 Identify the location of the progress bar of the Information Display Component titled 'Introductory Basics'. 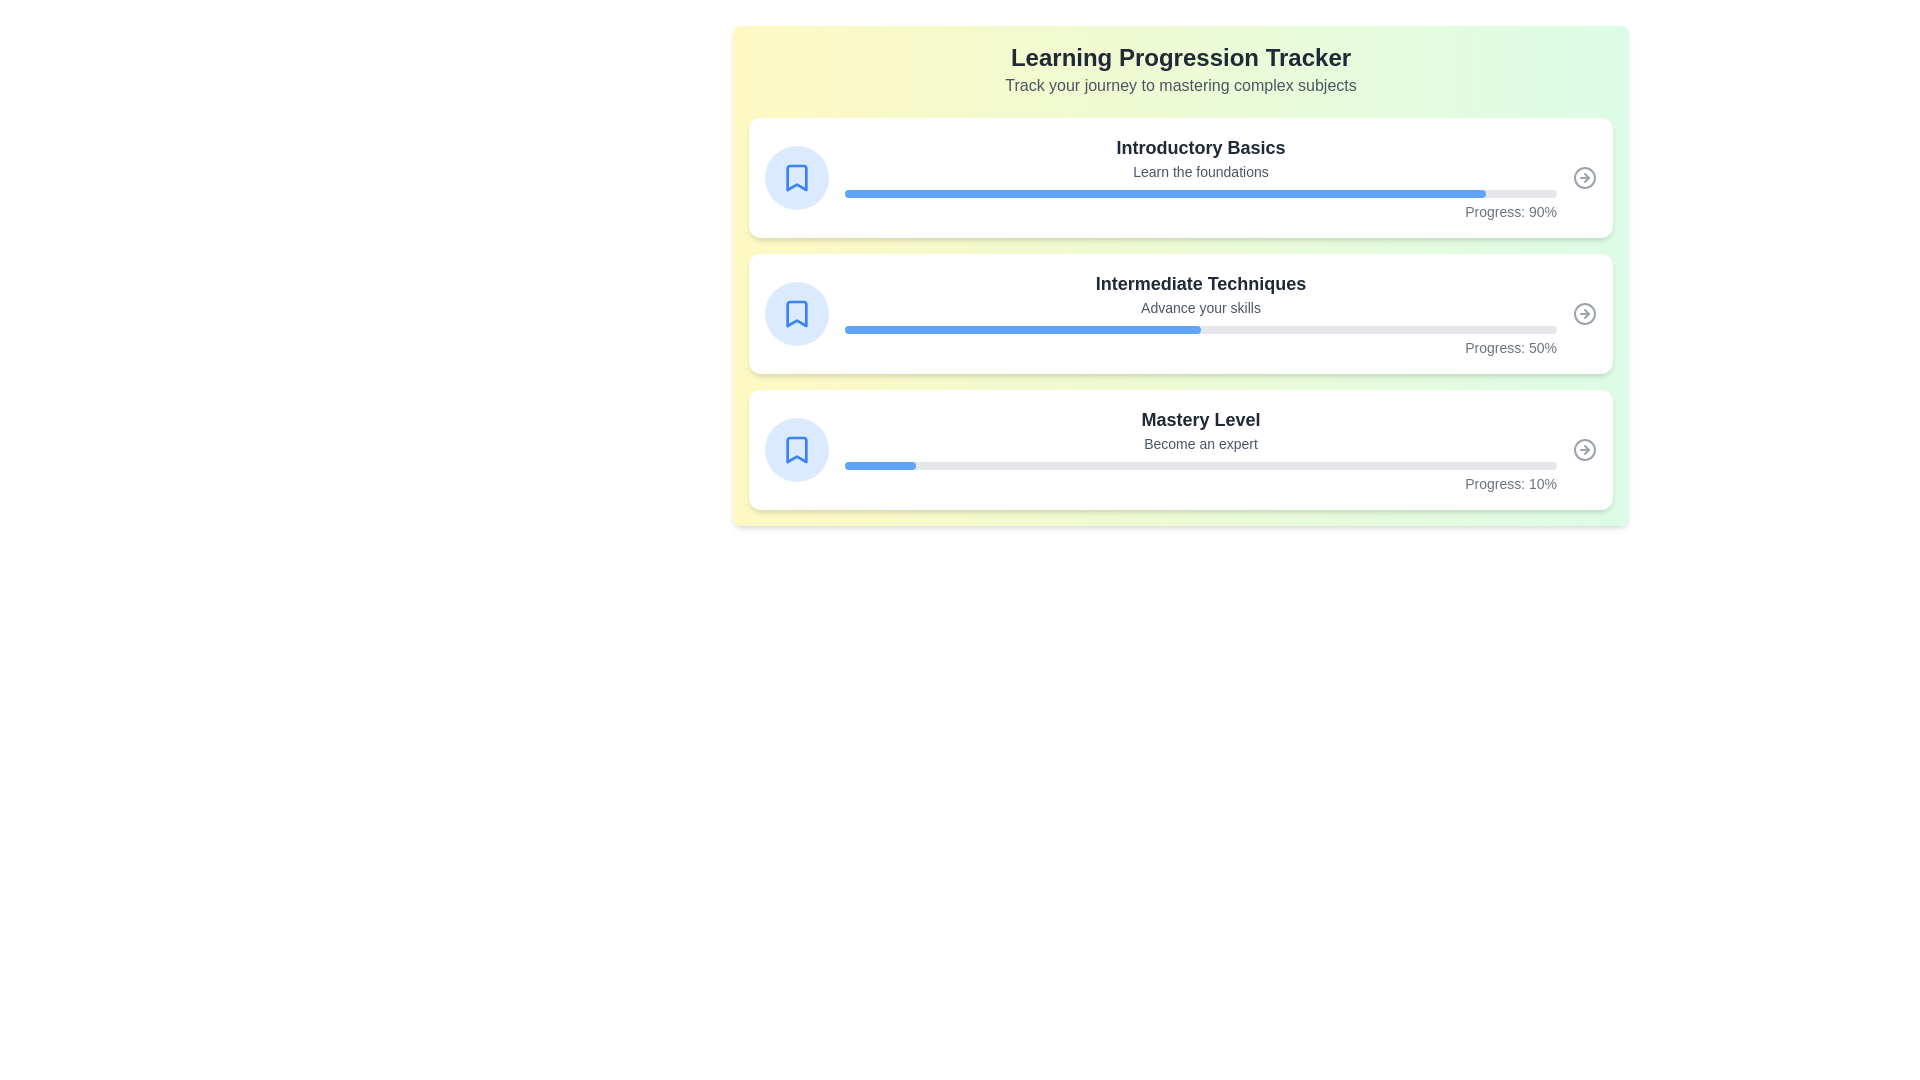
(1200, 176).